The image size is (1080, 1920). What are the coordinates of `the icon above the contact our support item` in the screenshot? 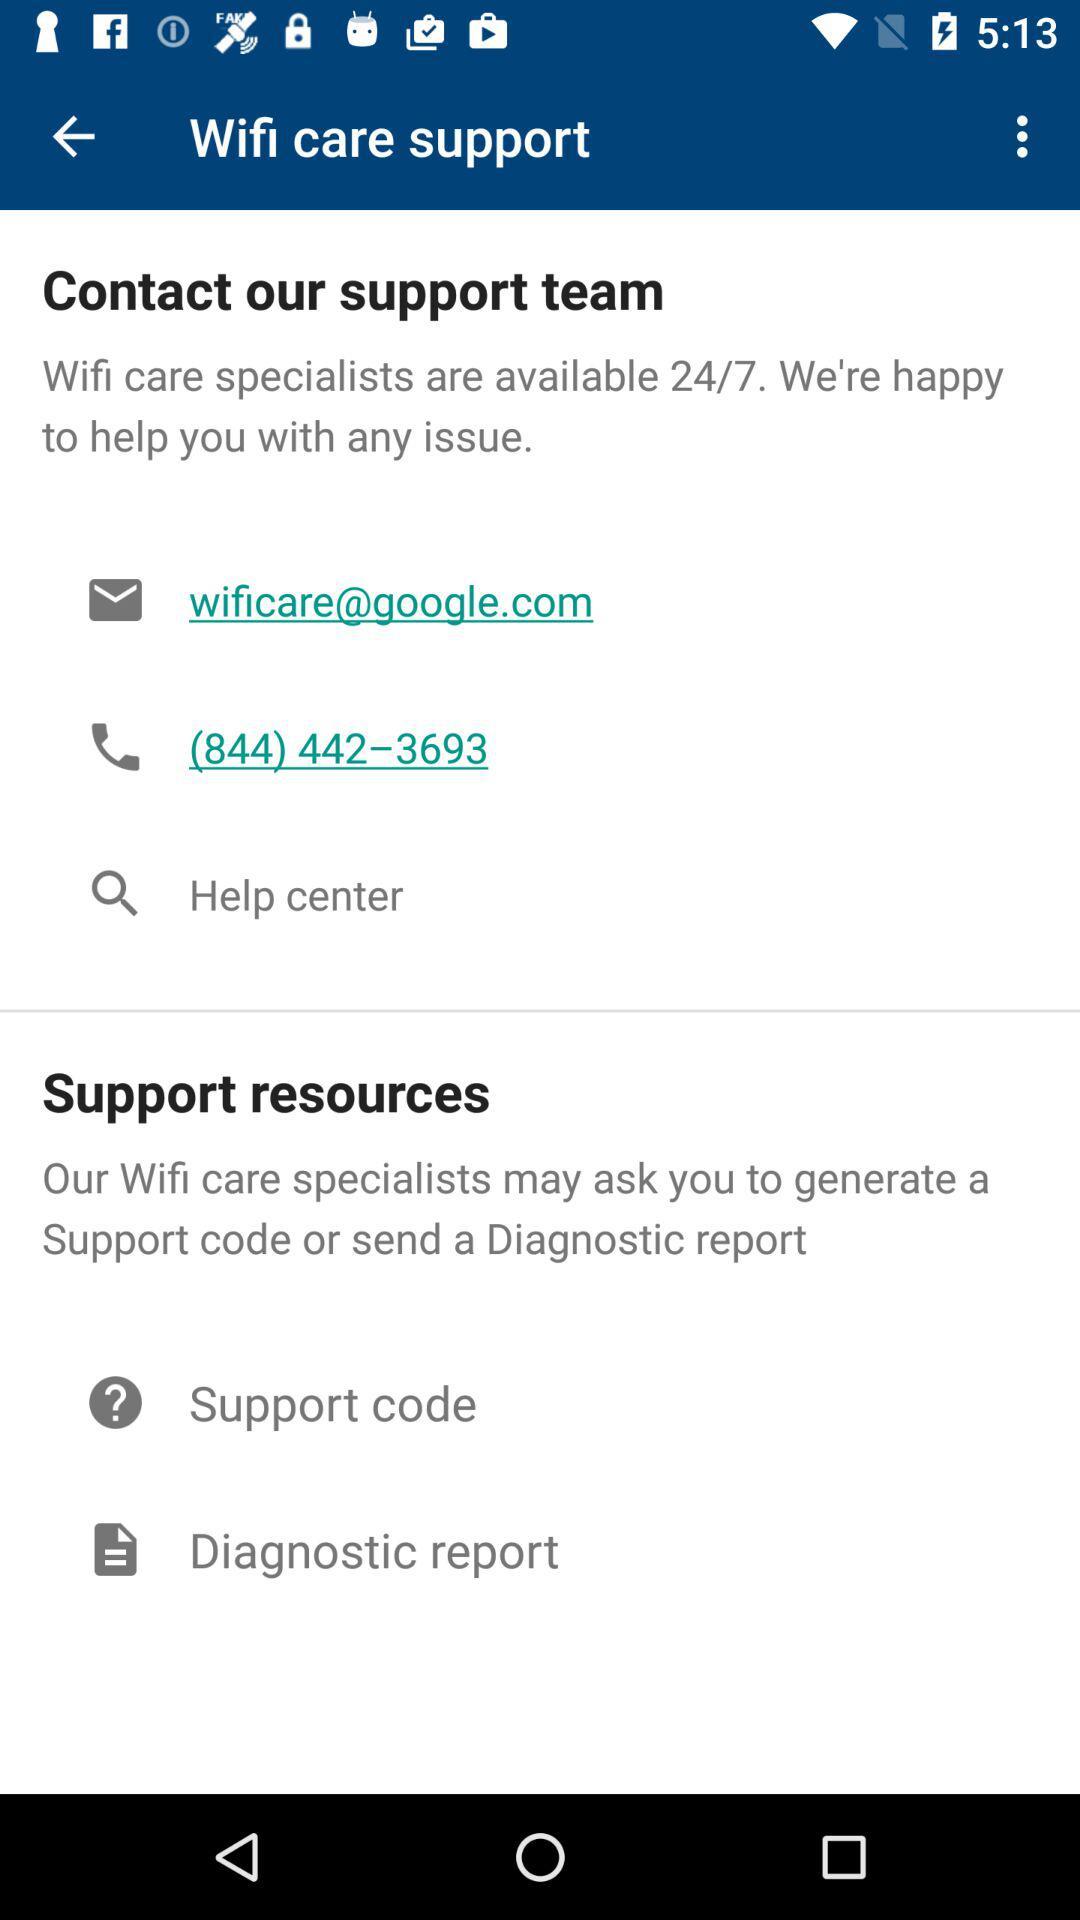 It's located at (72, 135).